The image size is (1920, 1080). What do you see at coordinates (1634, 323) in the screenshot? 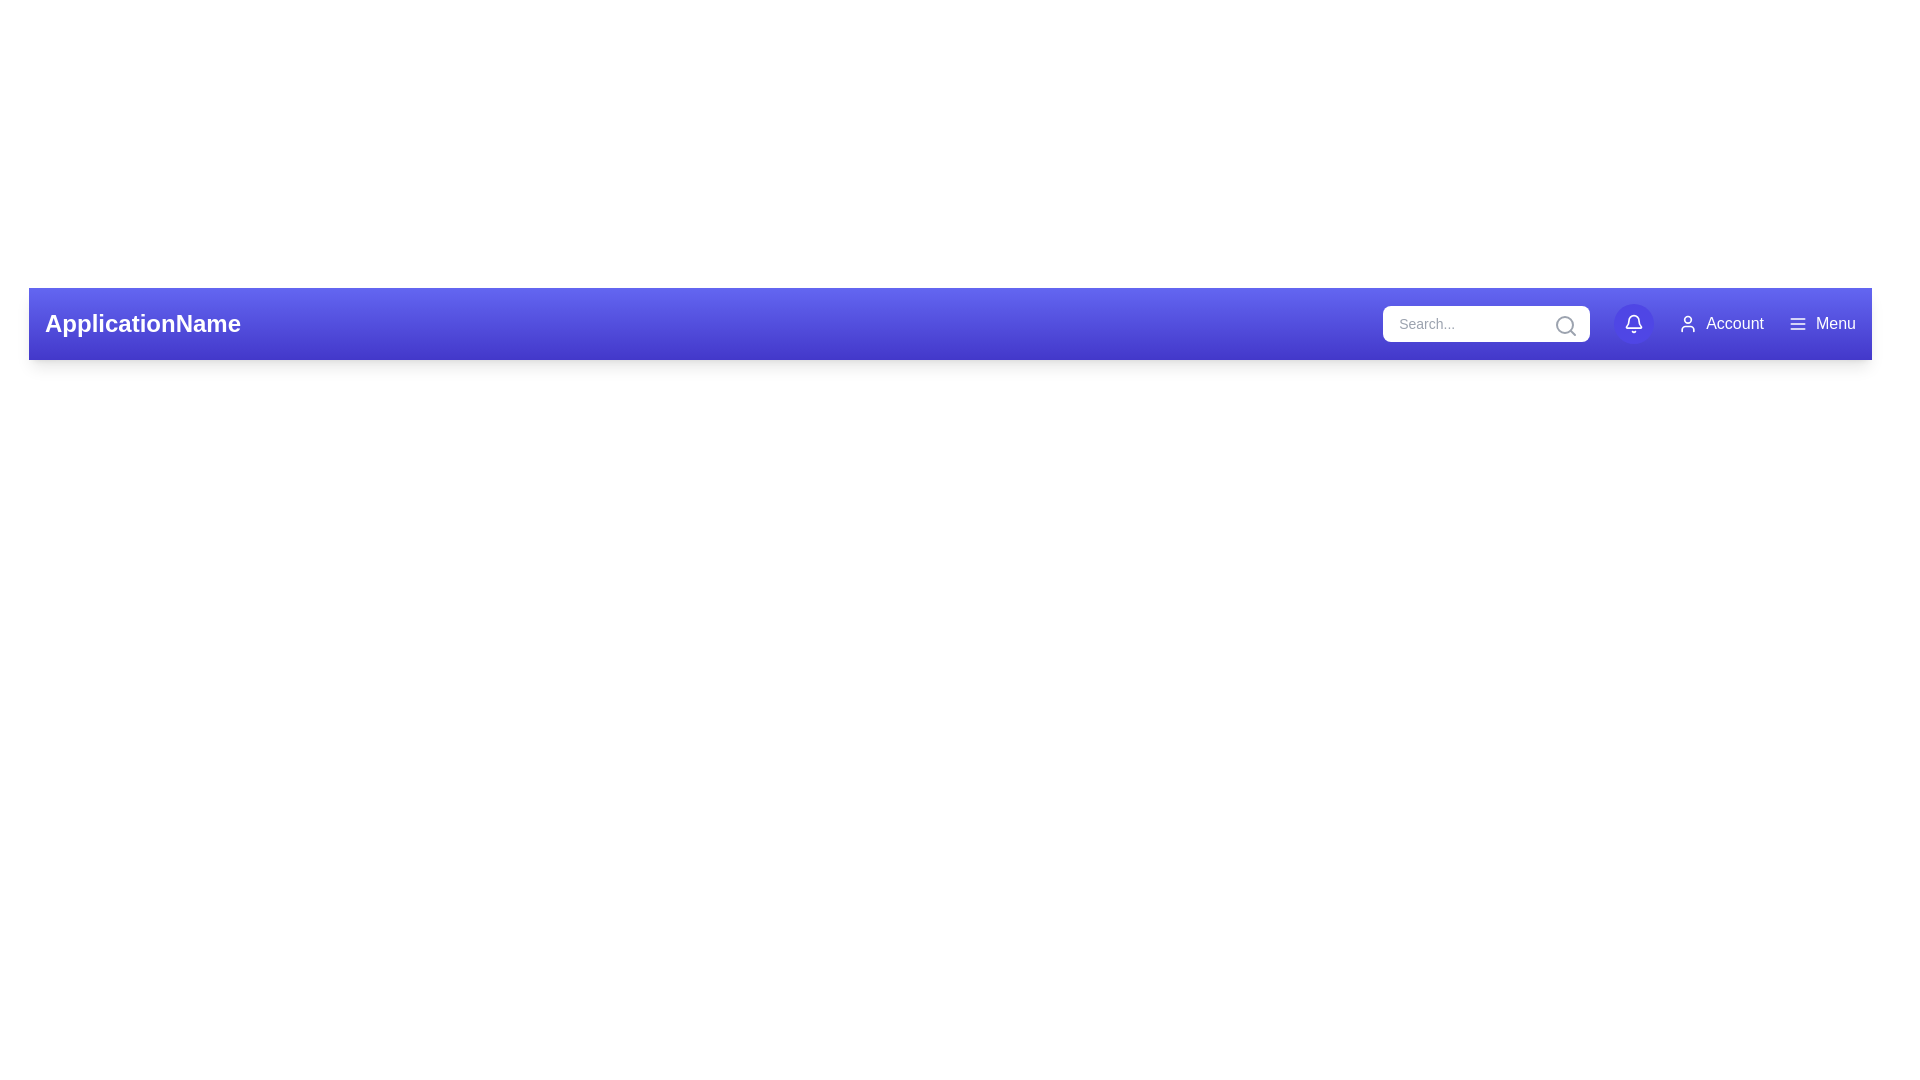
I see `the notification button` at bounding box center [1634, 323].